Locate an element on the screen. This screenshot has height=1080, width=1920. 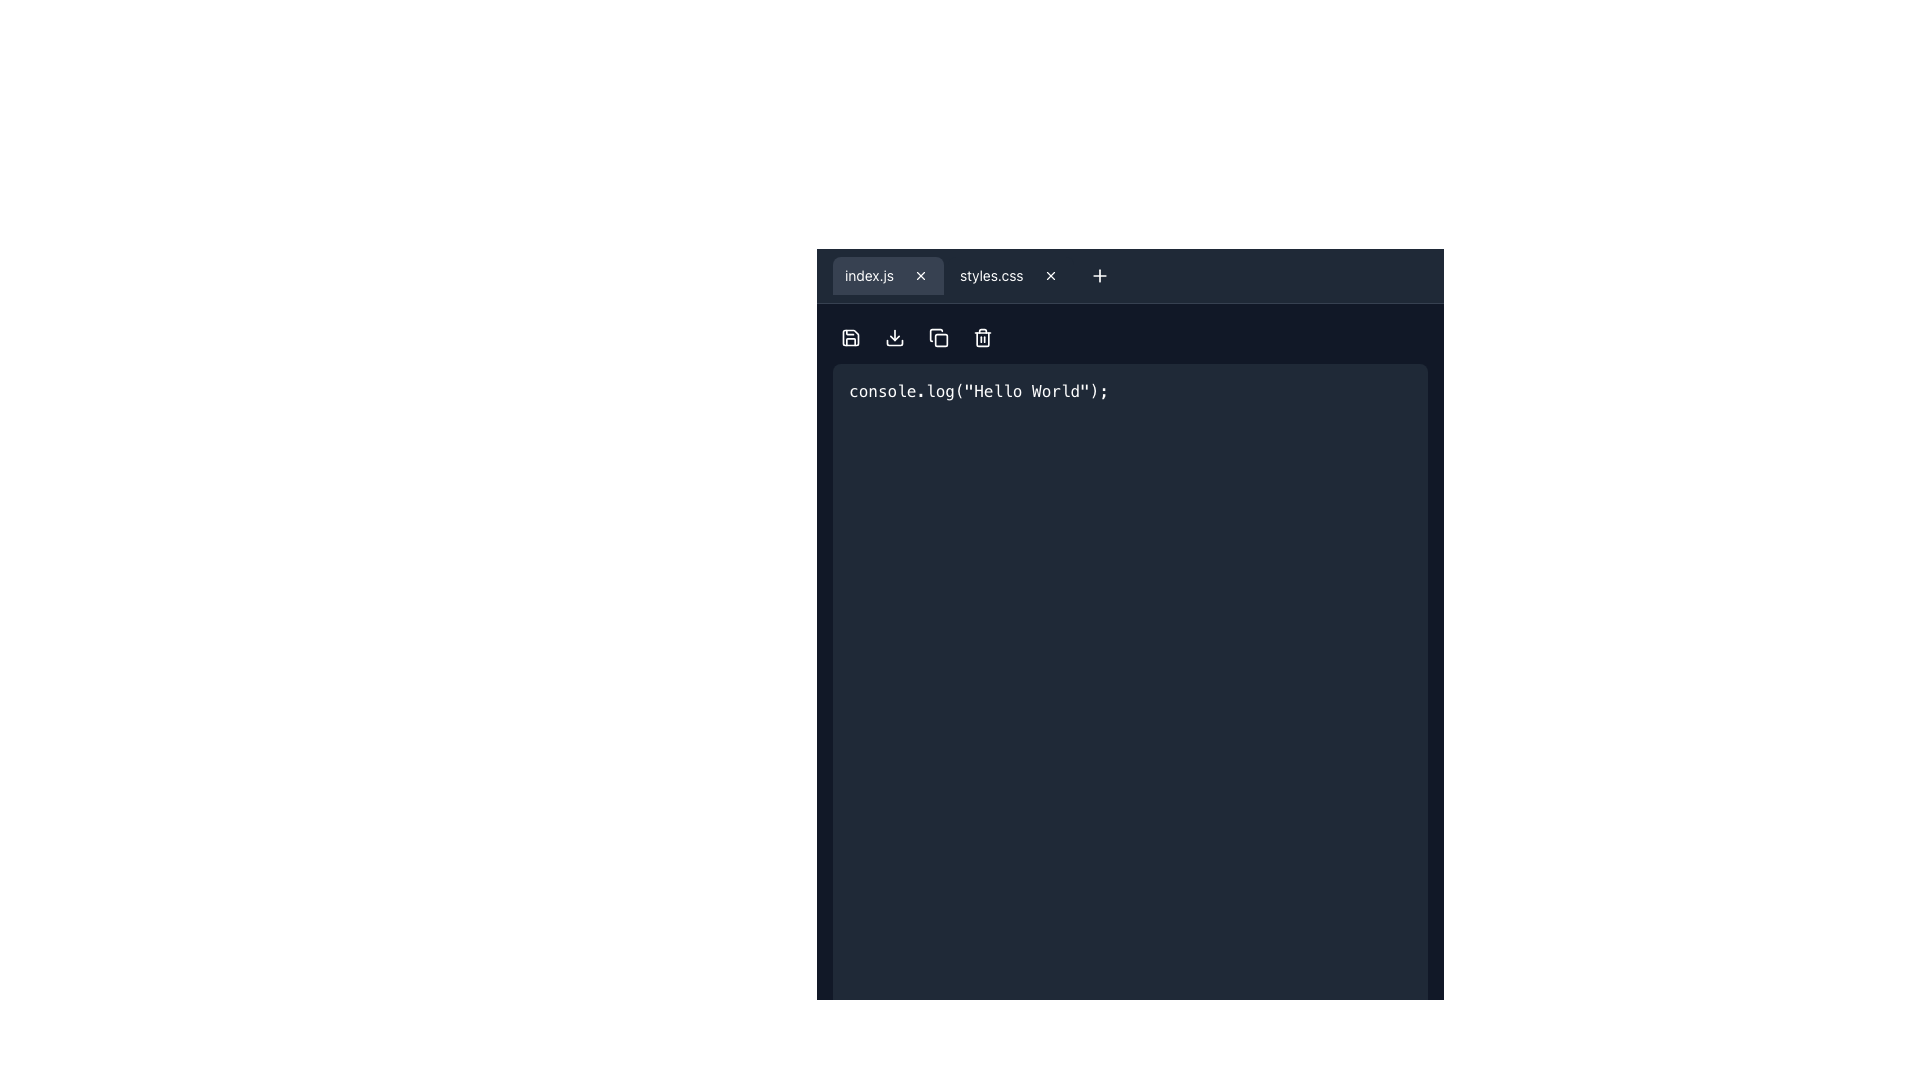
the 'X' icon on the tab labeled 'styles.css' is located at coordinates (1010, 276).